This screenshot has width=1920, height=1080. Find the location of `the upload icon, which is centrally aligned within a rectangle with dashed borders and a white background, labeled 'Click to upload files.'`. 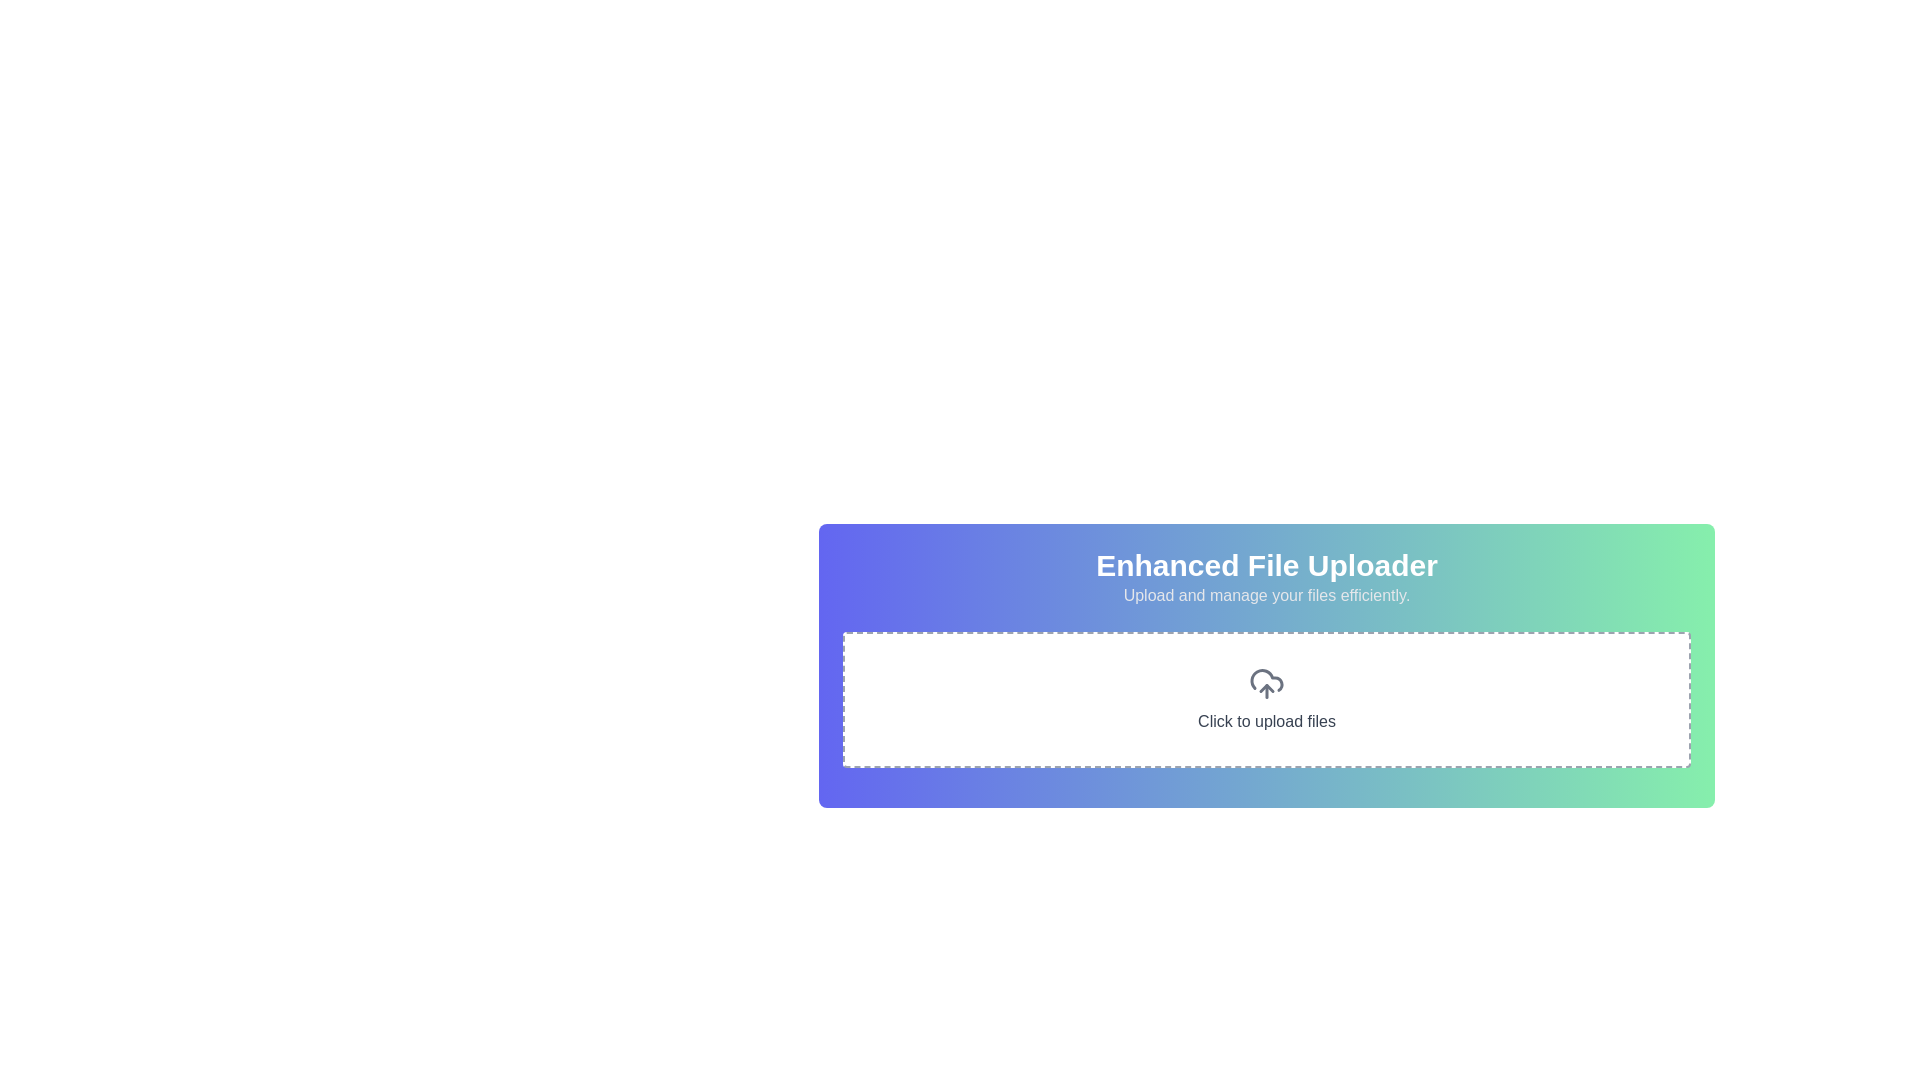

the upload icon, which is centrally aligned within a rectangle with dashed borders and a white background, labeled 'Click to upload files.' is located at coordinates (1266, 682).